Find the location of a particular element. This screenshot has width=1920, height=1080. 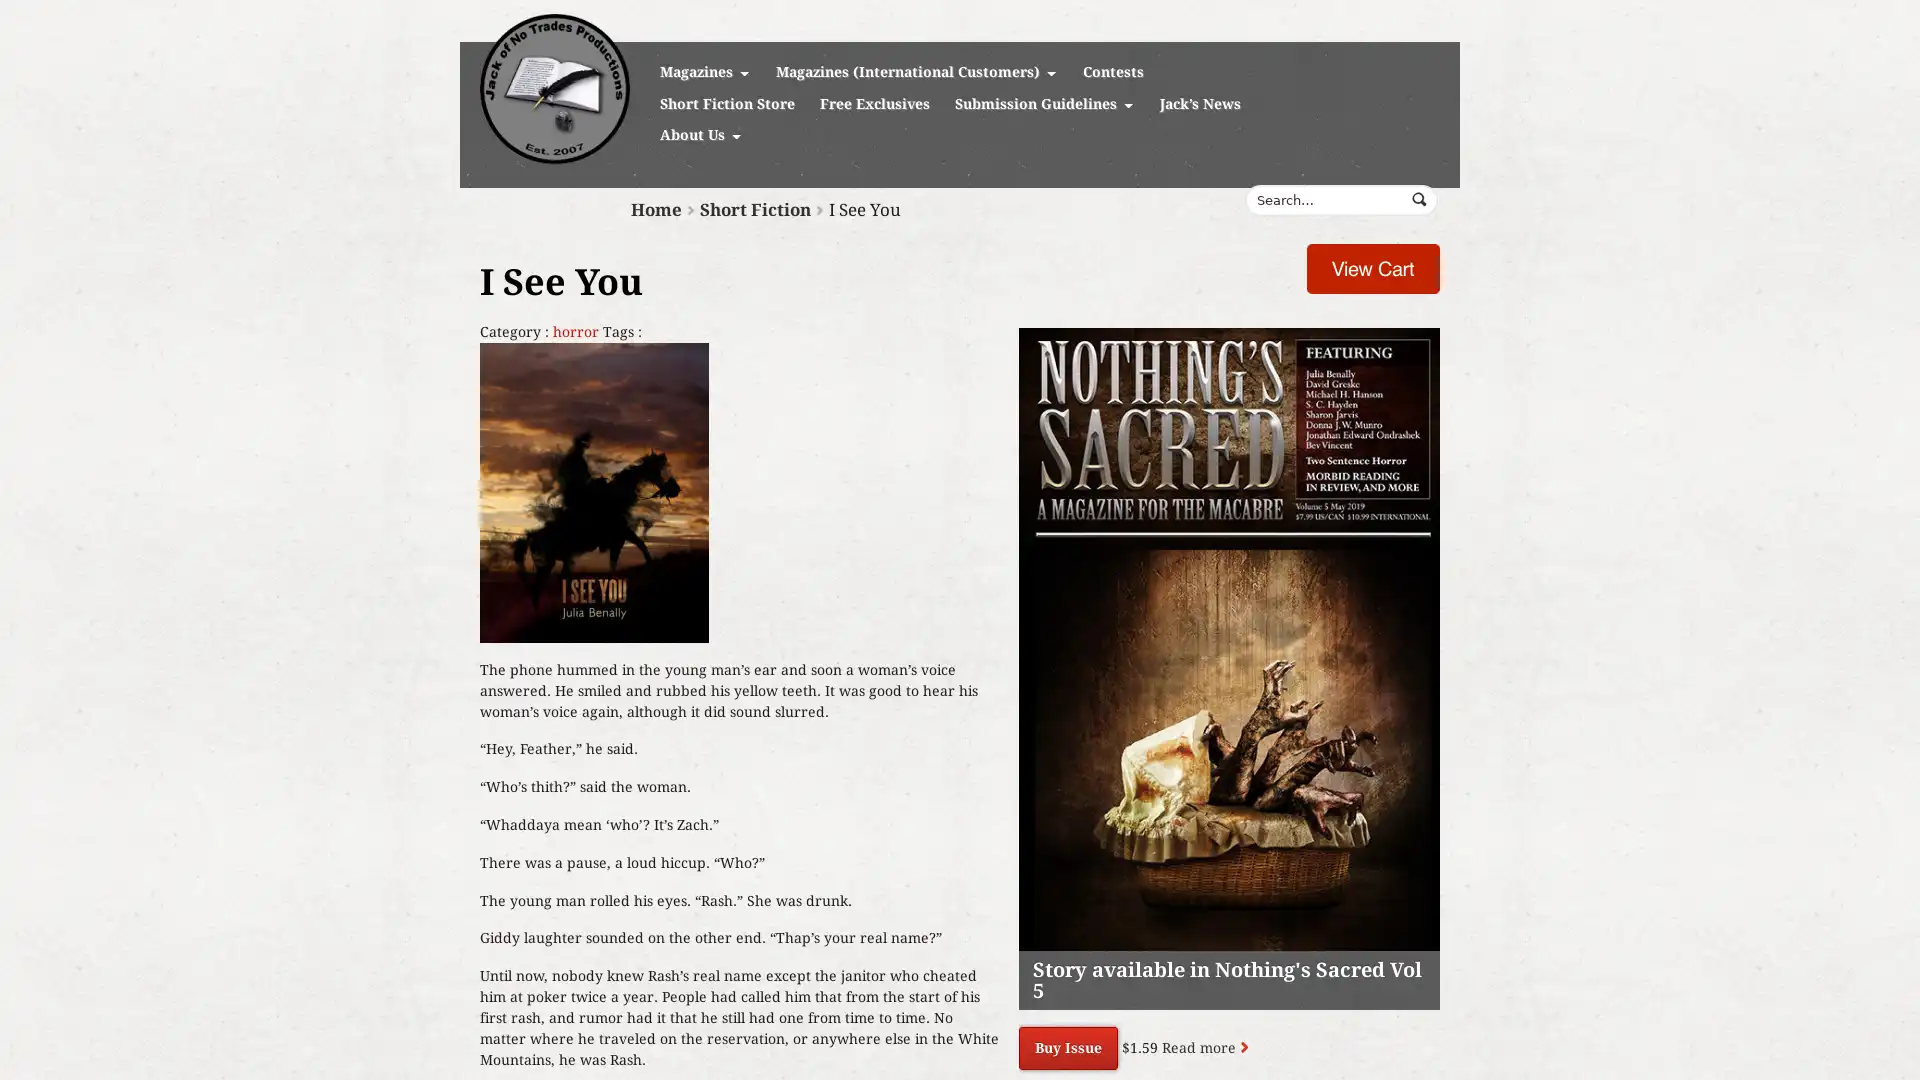

Submit is located at coordinates (1419, 199).